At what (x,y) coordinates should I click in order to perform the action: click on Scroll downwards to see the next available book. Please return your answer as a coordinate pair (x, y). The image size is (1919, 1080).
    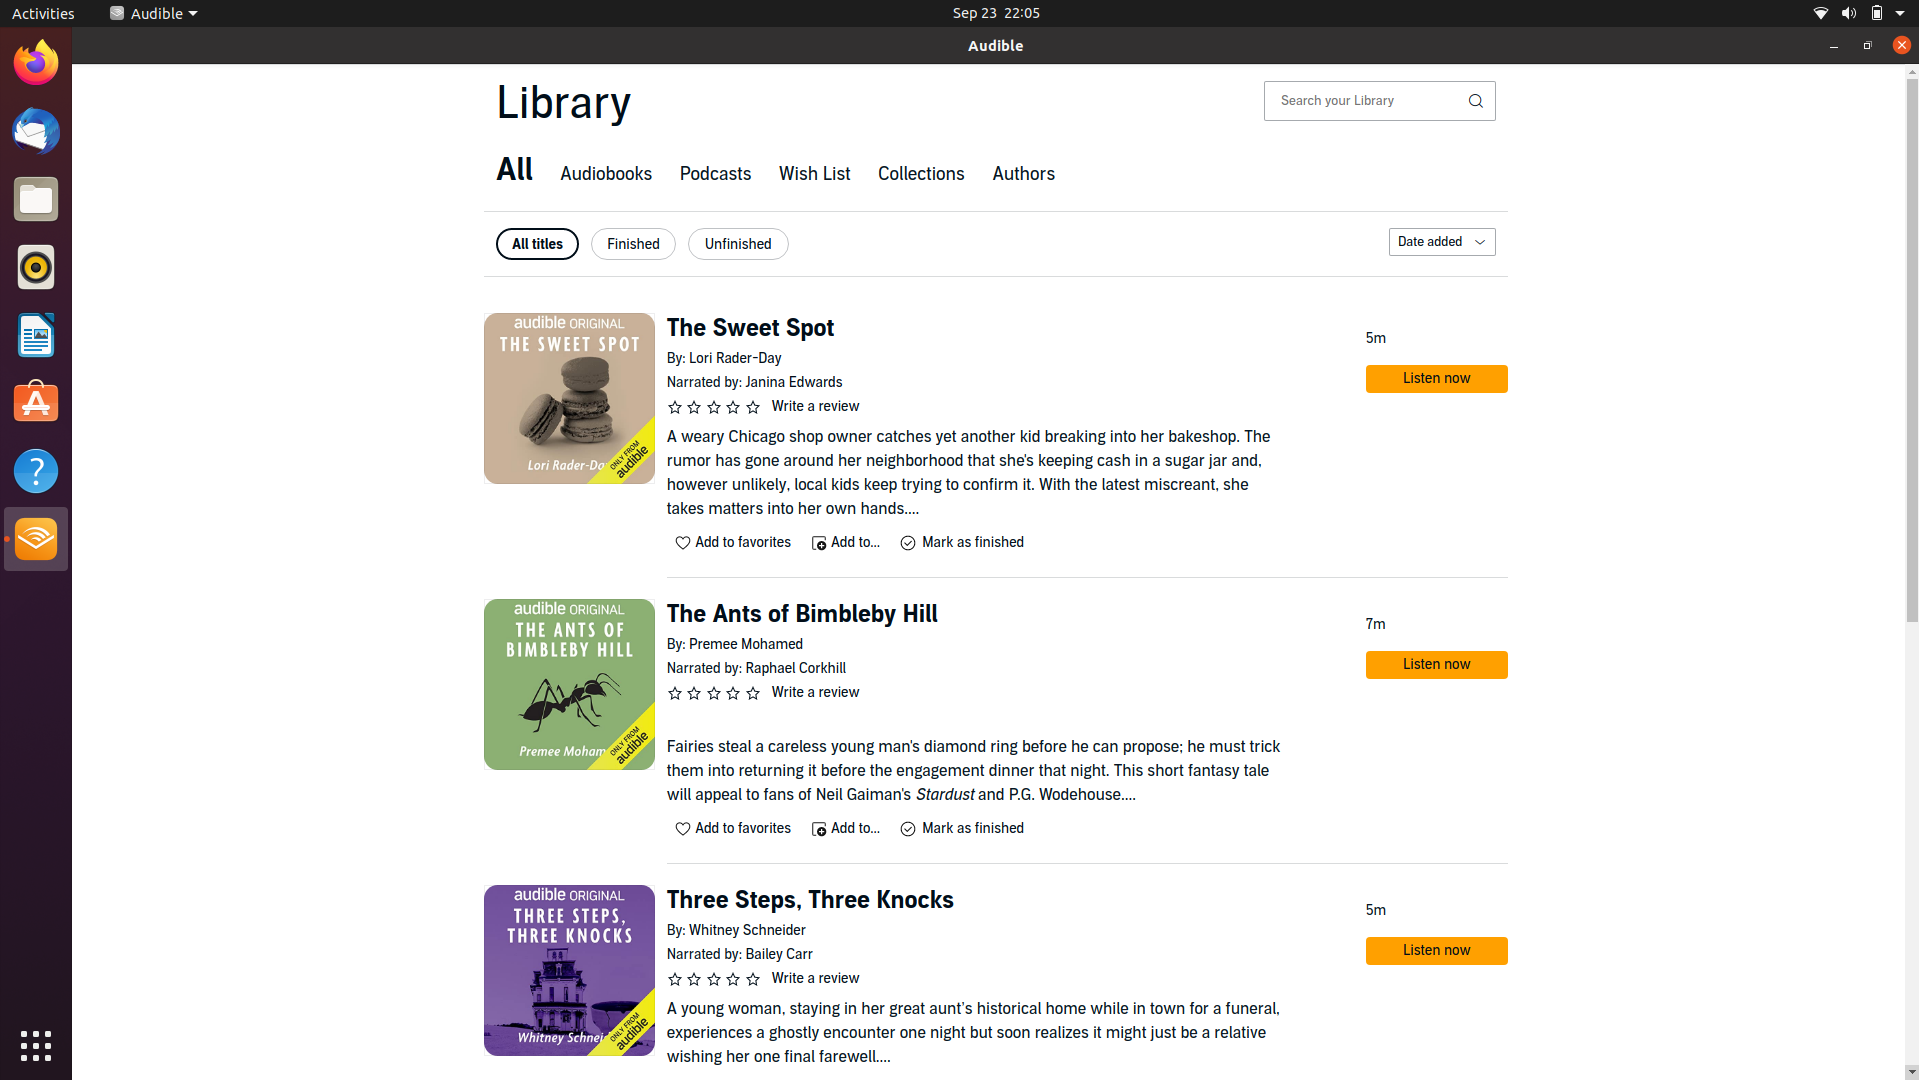
    Looking at the image, I should click on (1909405, 618300).